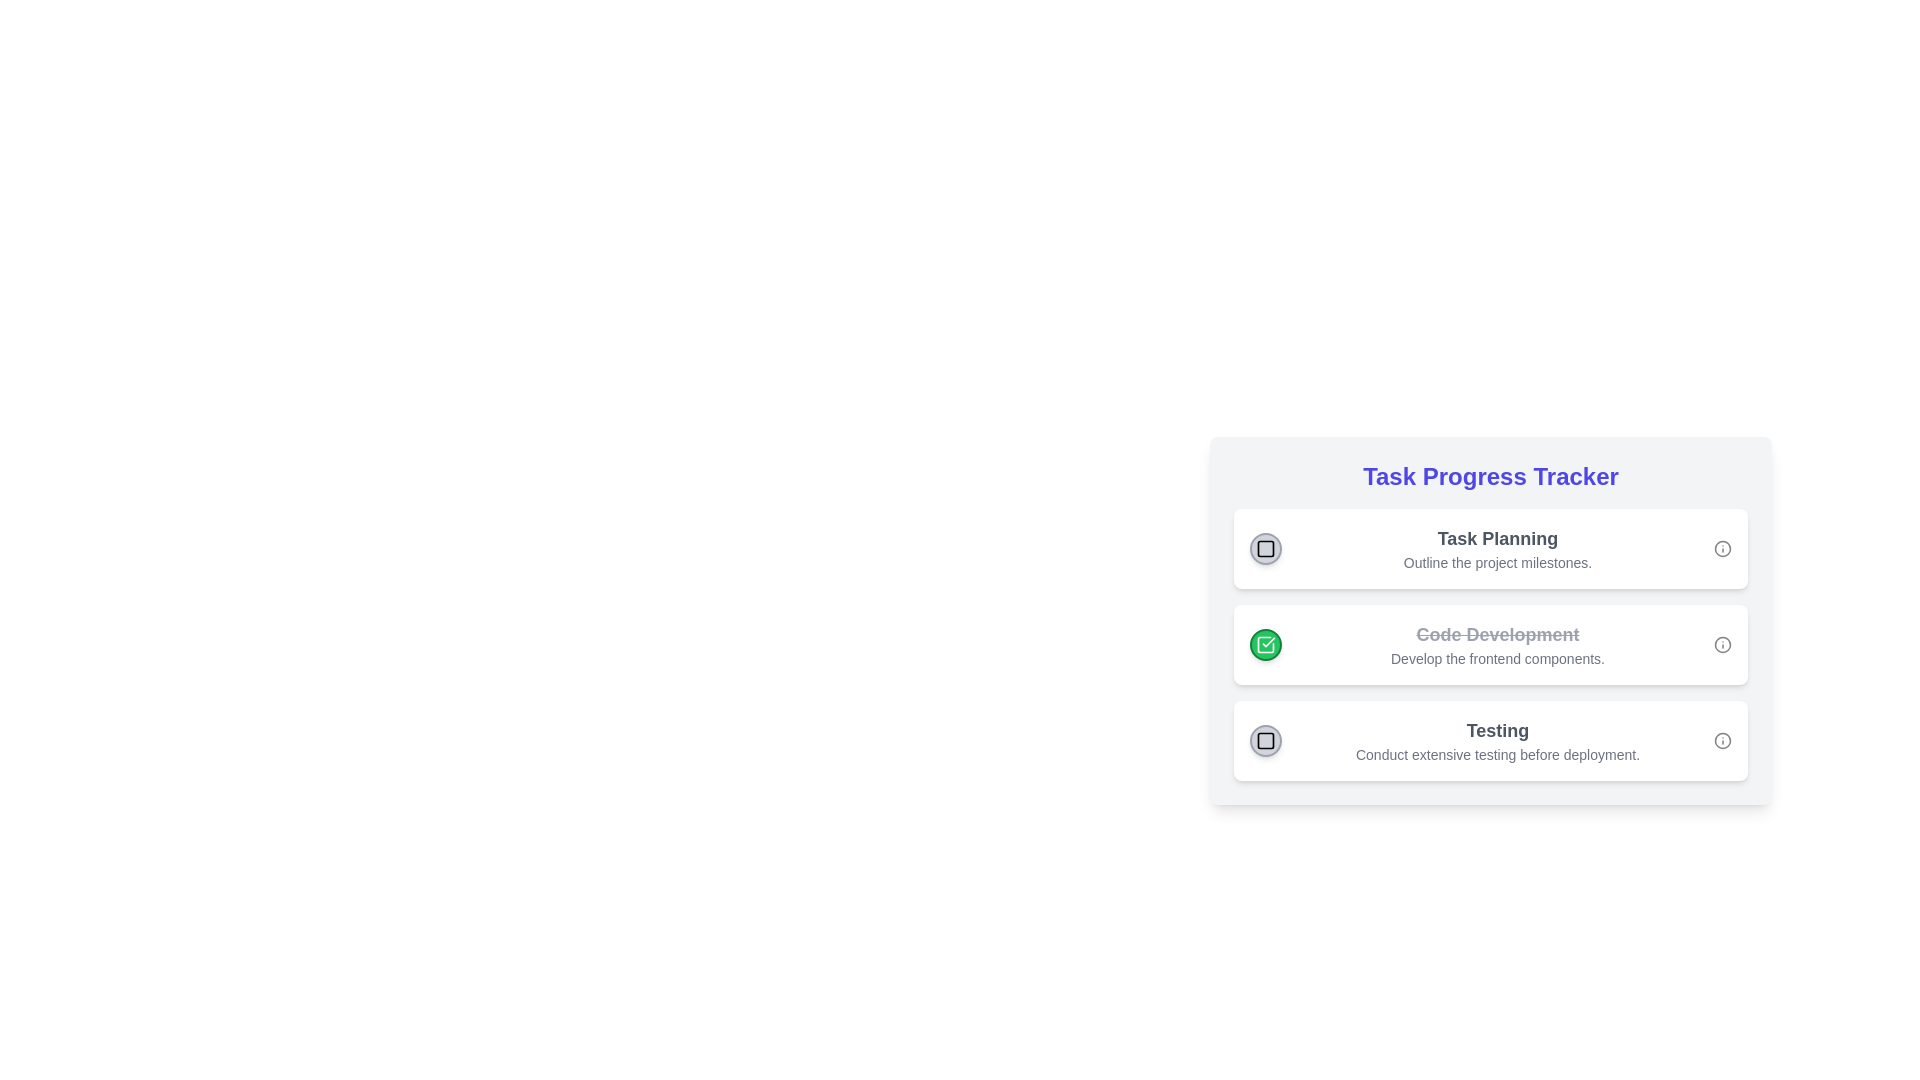 The height and width of the screenshot is (1080, 1920). I want to click on text label that says 'Conduct extensive testing before deployment.' located beneath the 'Testing' title in the task card, so click(1497, 755).